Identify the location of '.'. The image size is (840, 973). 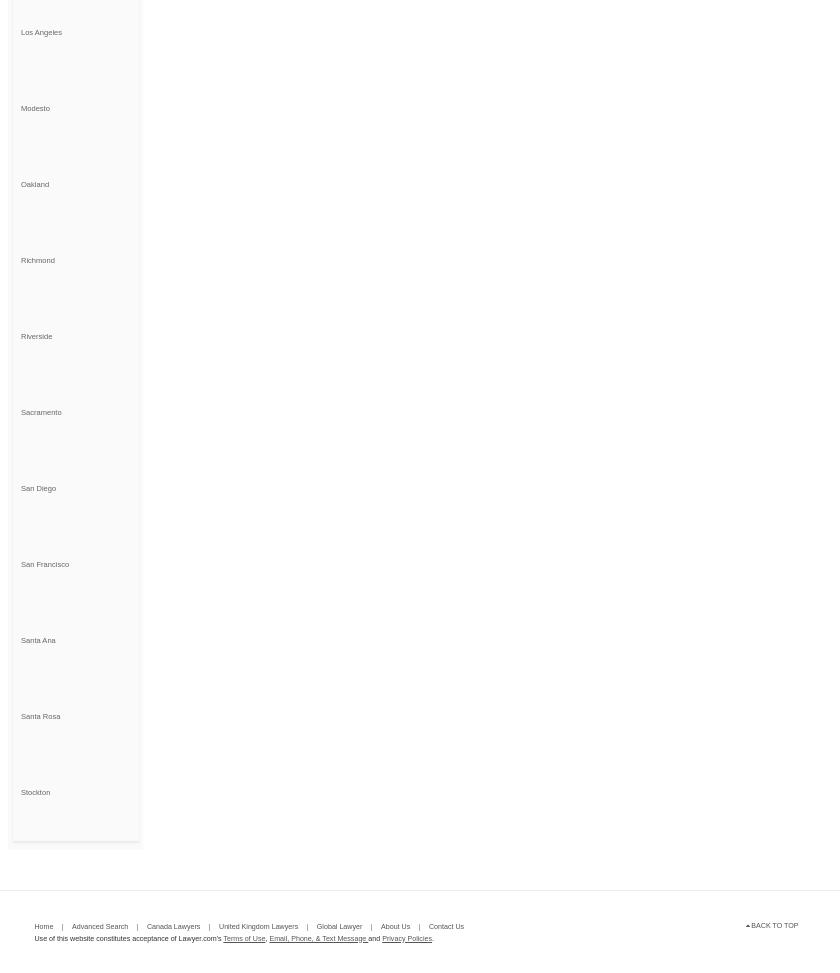
(432, 936).